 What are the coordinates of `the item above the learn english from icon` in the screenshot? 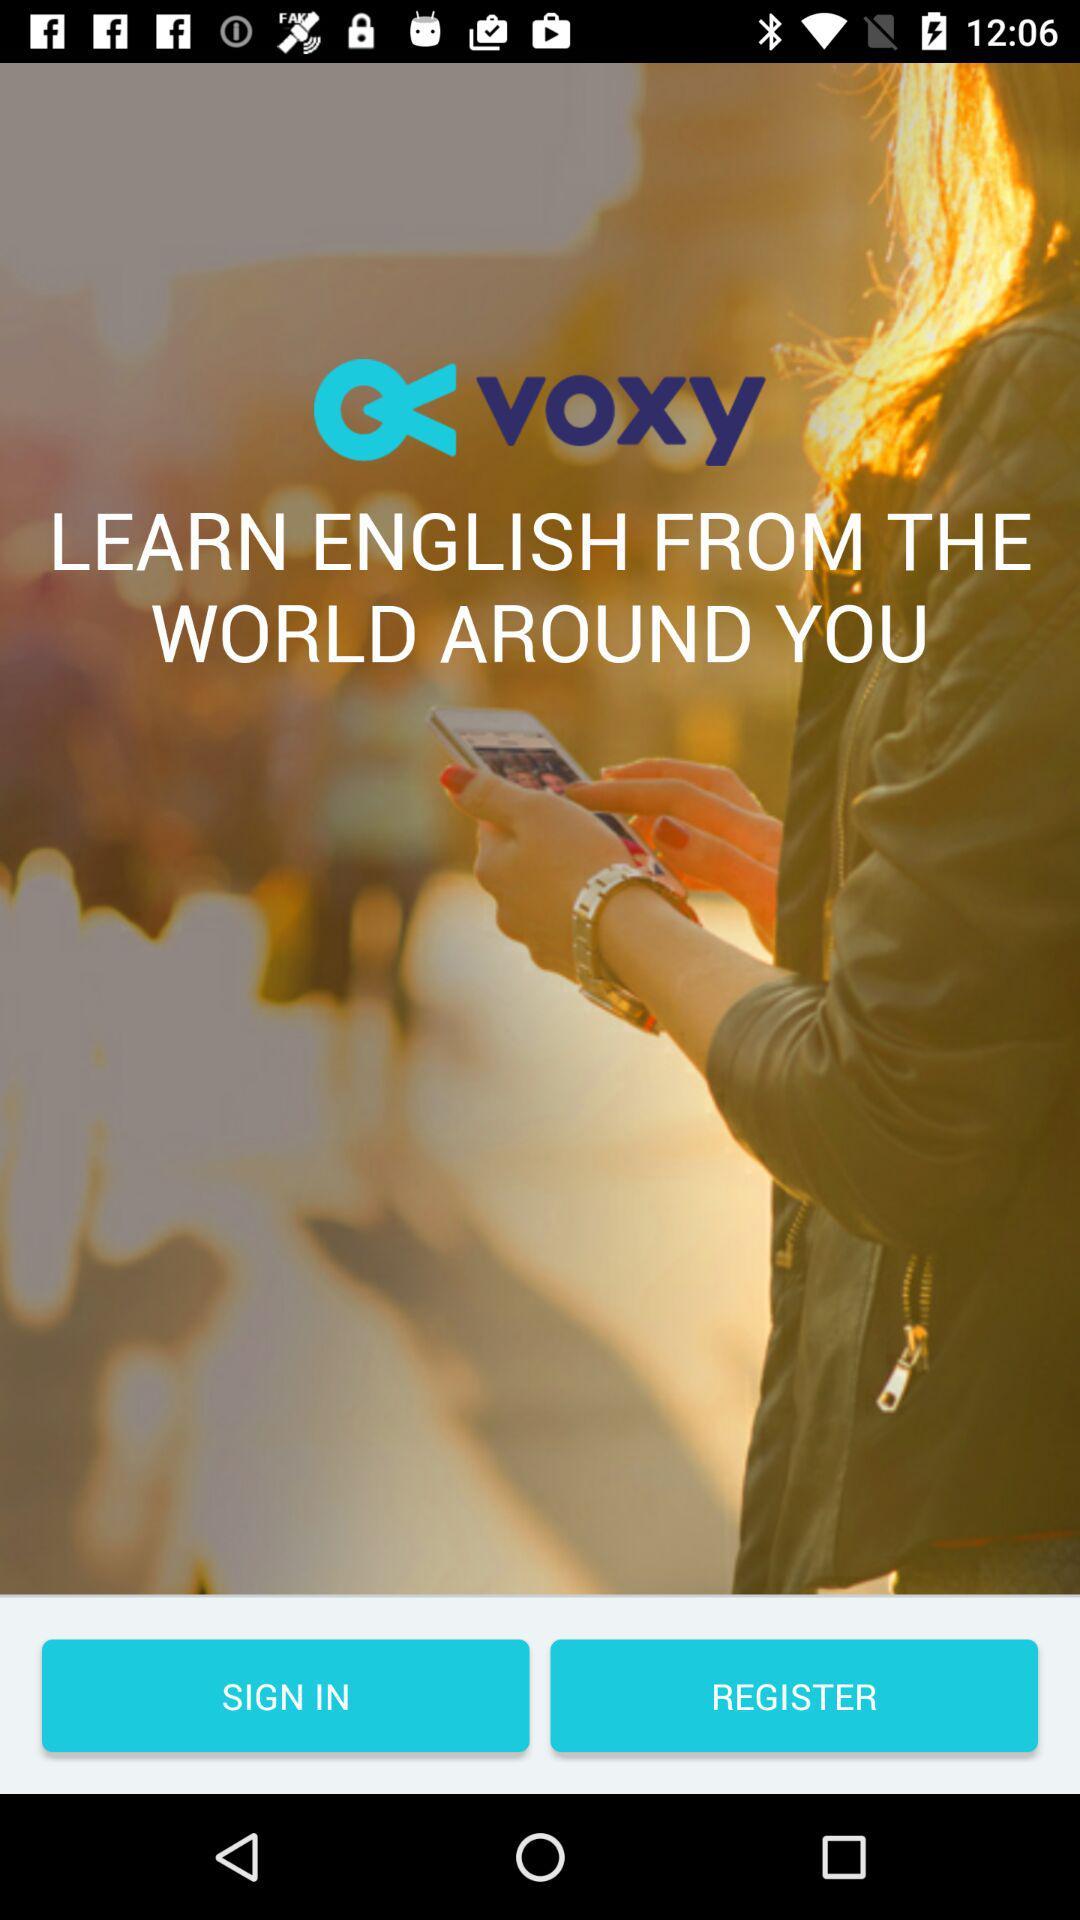 It's located at (540, 411).